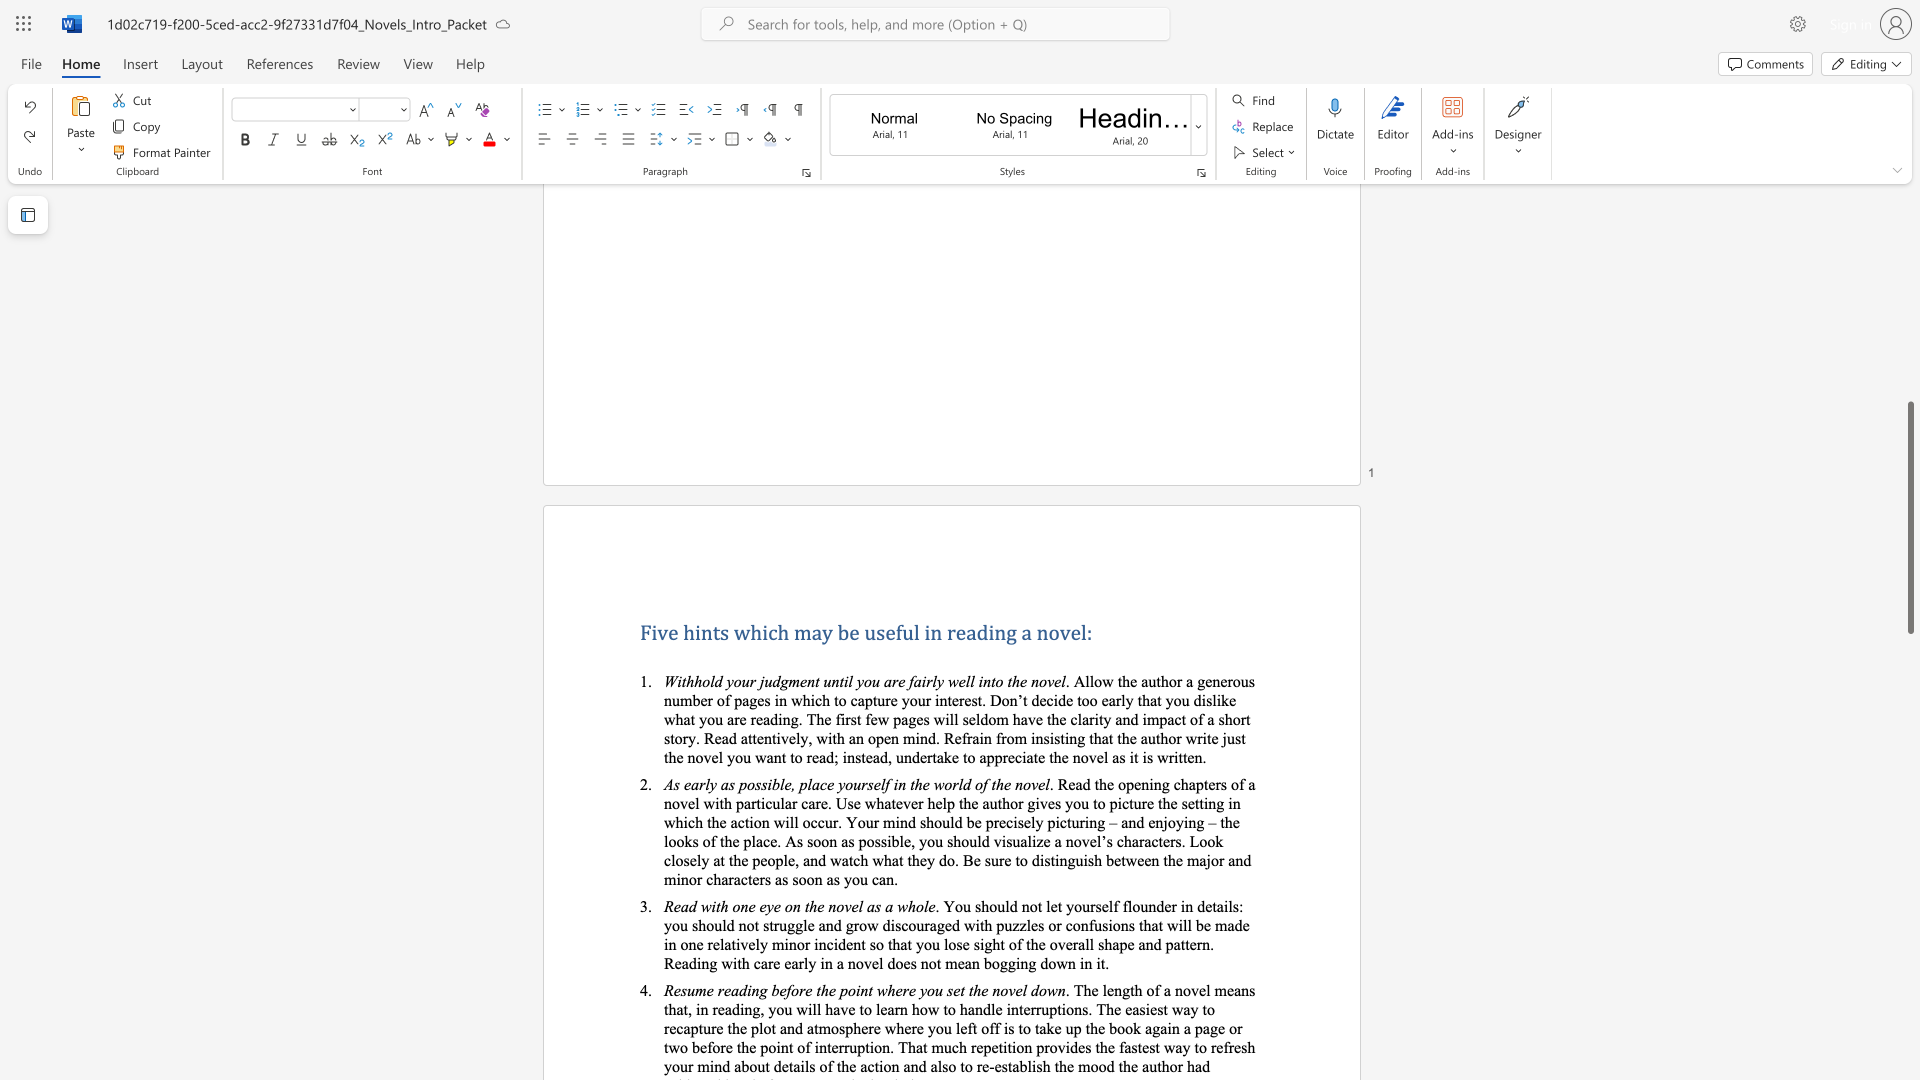 This screenshot has height=1080, width=1920. Describe the element at coordinates (731, 841) in the screenshot. I see `the subset text "e place. As soon as possible, you should visualize a novel’s characters. Look closely at the people, and watch what they do. Be sure to distinguish between the major and minor characters as soon as yo" within the text ". Read the opening chapters of a novel with particular care. Use whatever help the author gives you to picture the setting in which the action will occur. Your mind should be precisely picturing – and enjoying – the looks of the place. As soon as possible, you should visualize a novel’s characters. Look closely at the people, and watch what they do. Be sure to distinguish between the major and minor characters as soon as you can."` at that location.